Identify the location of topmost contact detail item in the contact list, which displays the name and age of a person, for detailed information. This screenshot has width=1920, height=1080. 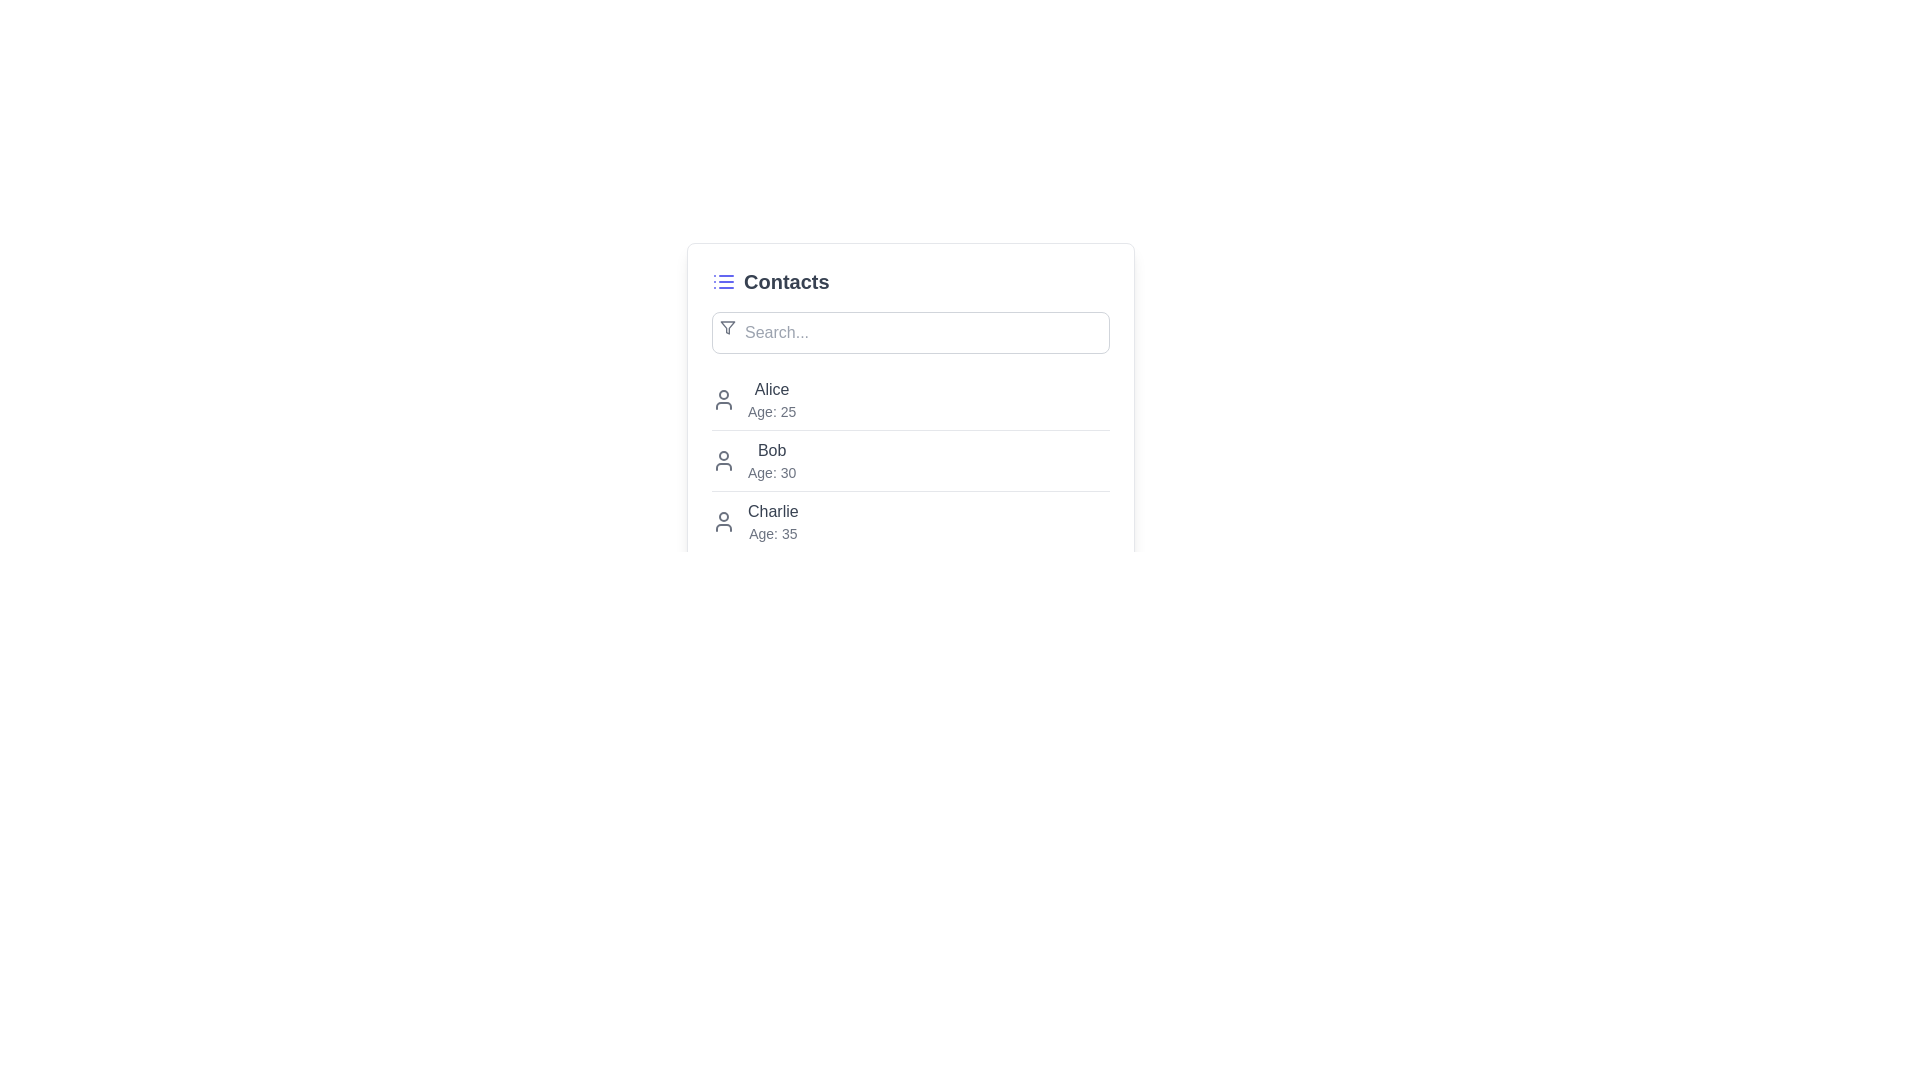
(910, 400).